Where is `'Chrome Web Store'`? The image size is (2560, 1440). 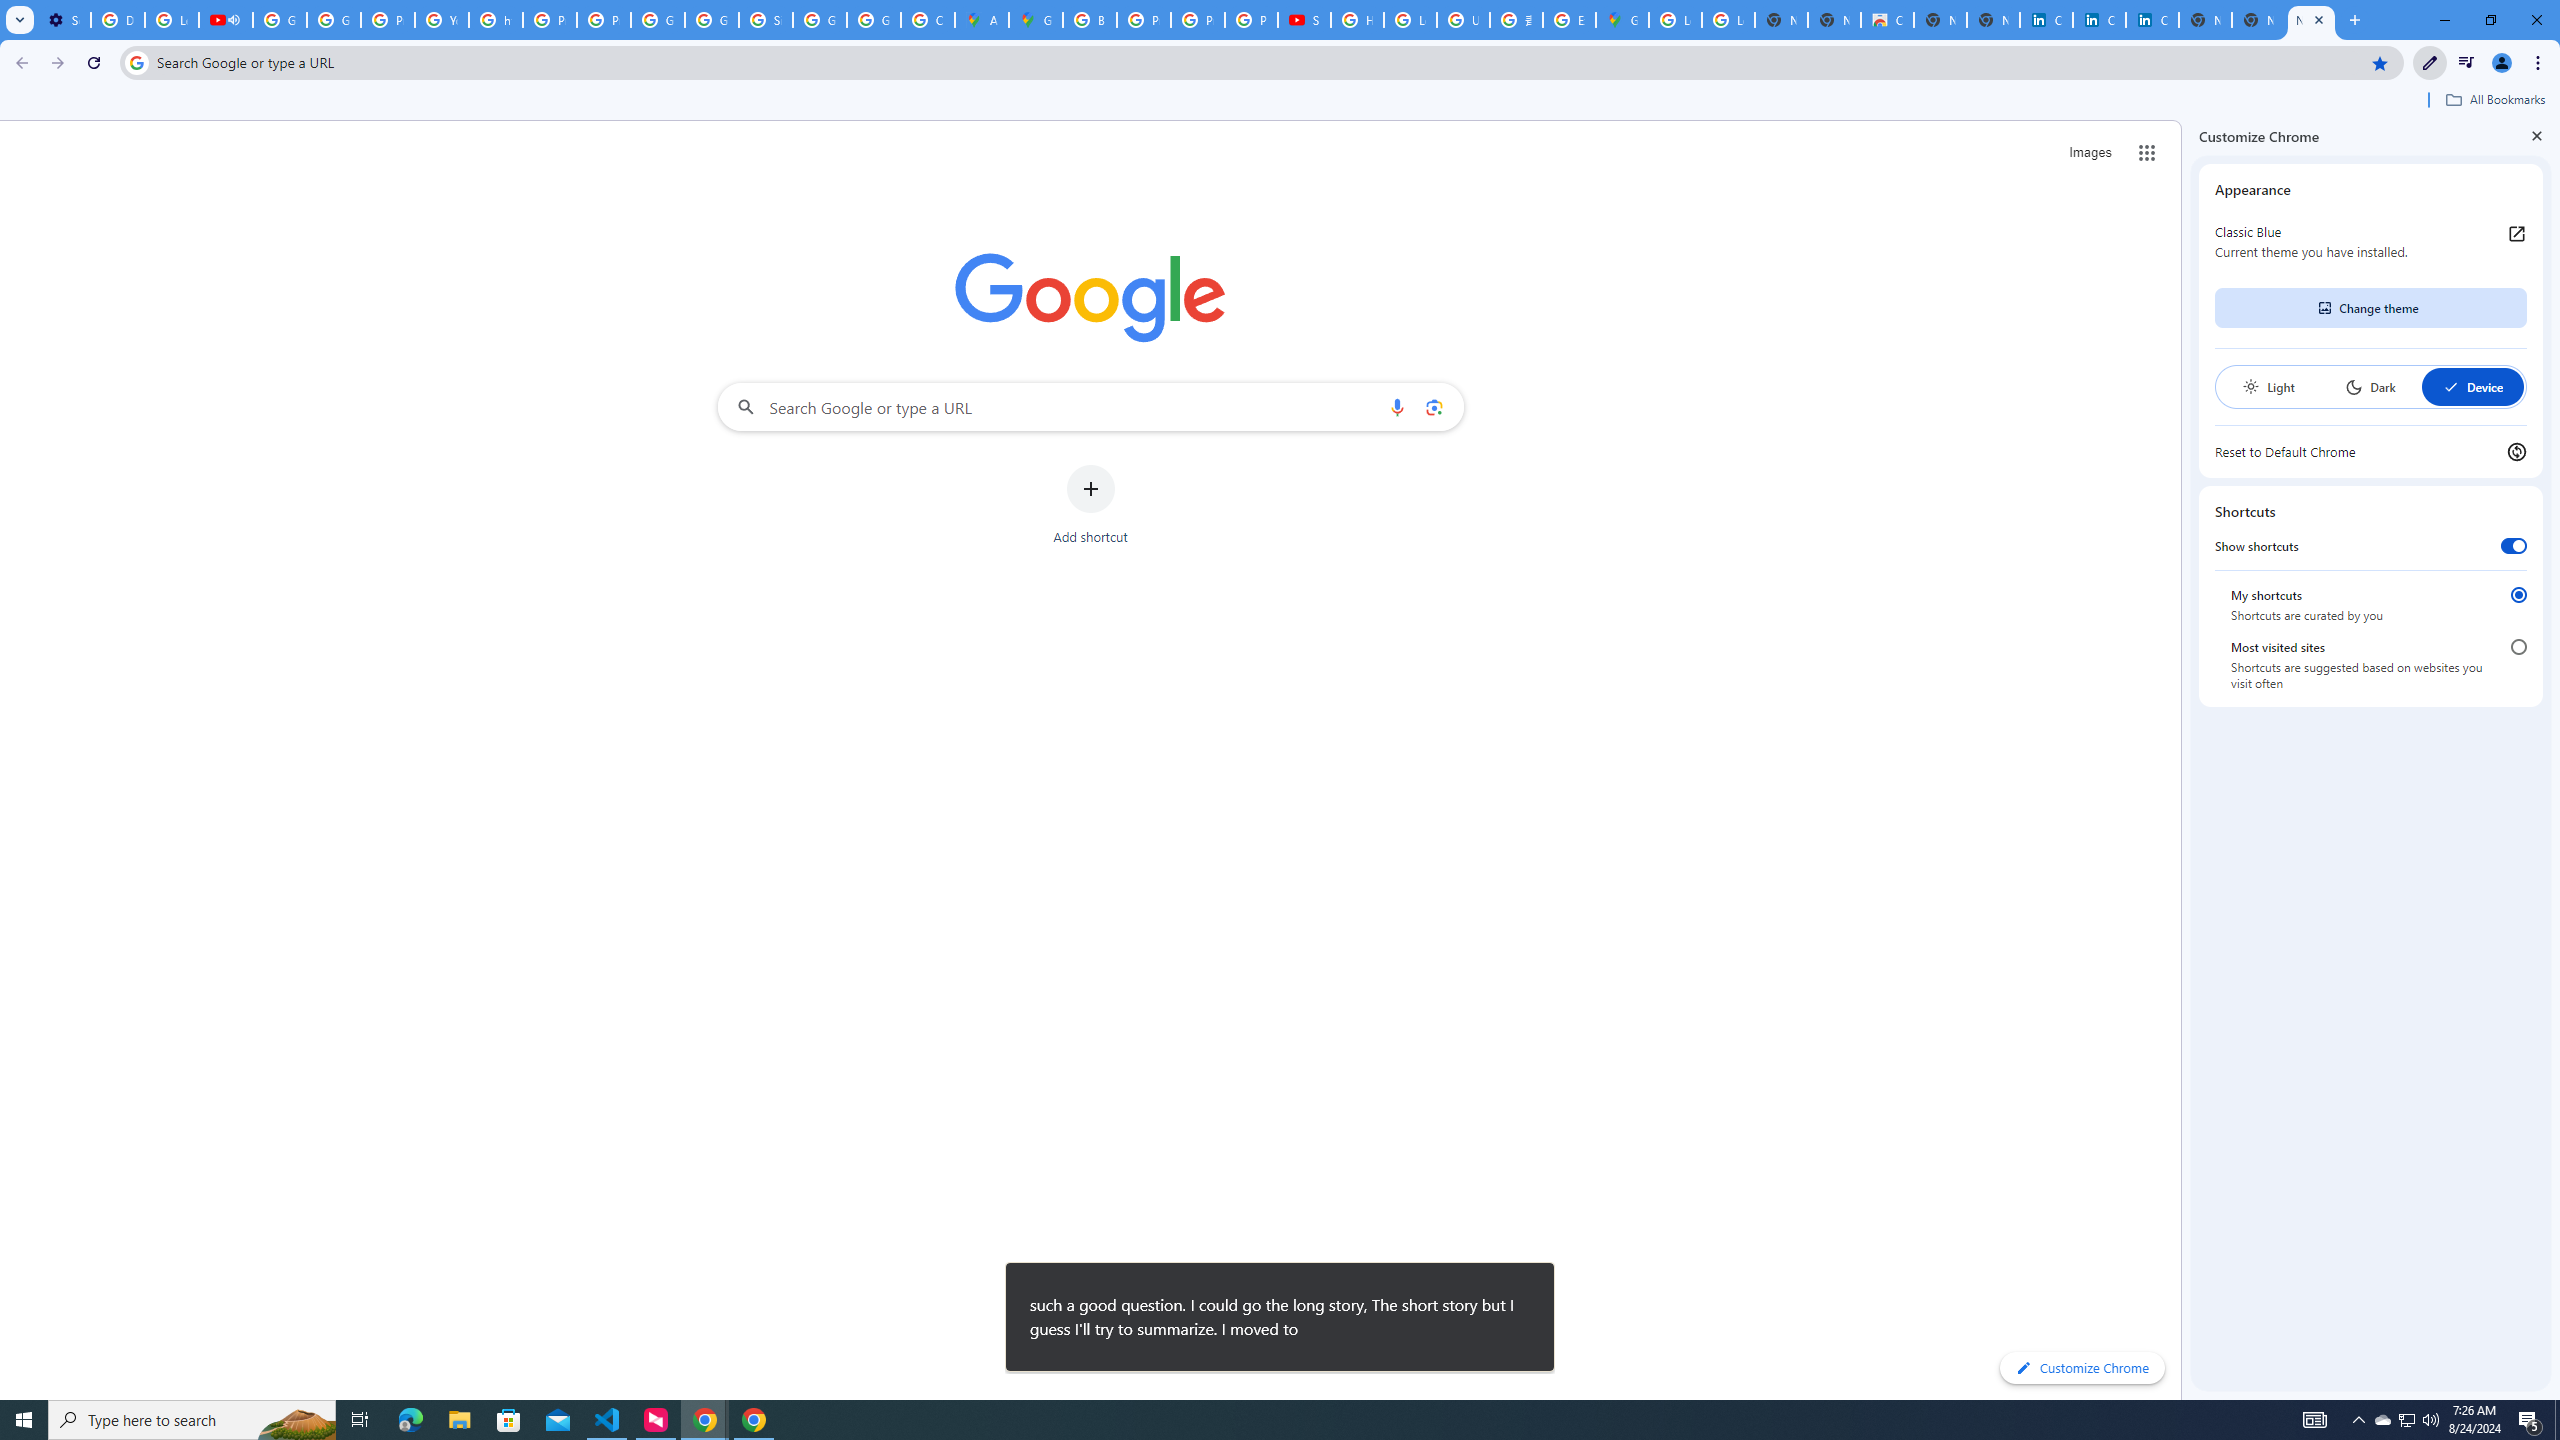
'Chrome Web Store' is located at coordinates (1886, 19).